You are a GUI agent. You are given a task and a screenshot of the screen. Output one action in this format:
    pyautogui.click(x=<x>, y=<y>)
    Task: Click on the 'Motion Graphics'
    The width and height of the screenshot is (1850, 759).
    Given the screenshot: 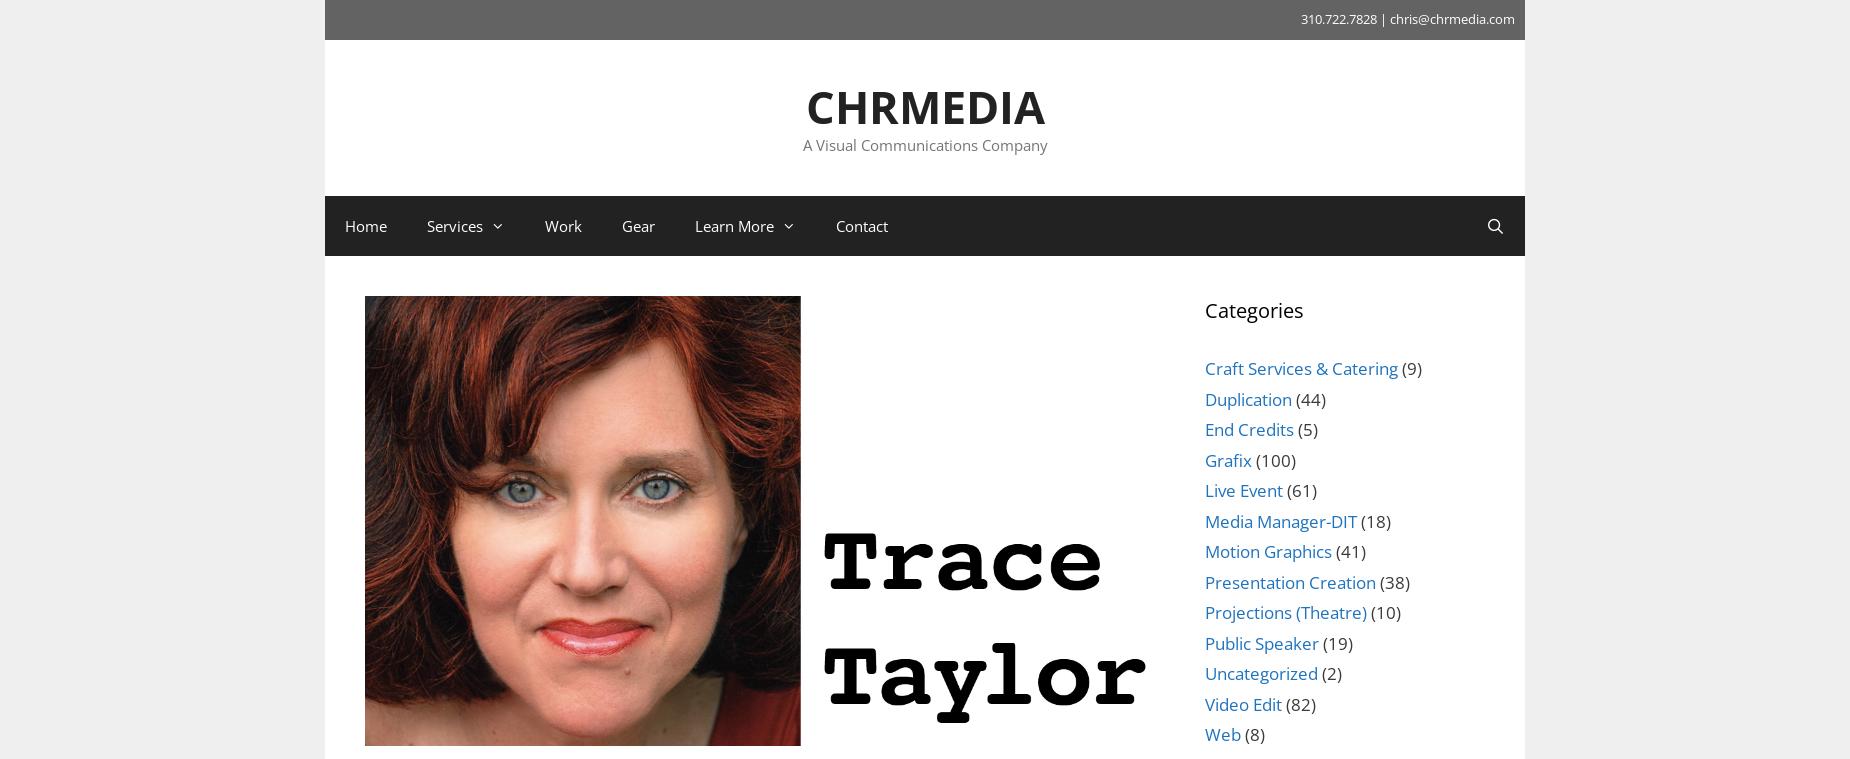 What is the action you would take?
    pyautogui.click(x=1267, y=550)
    